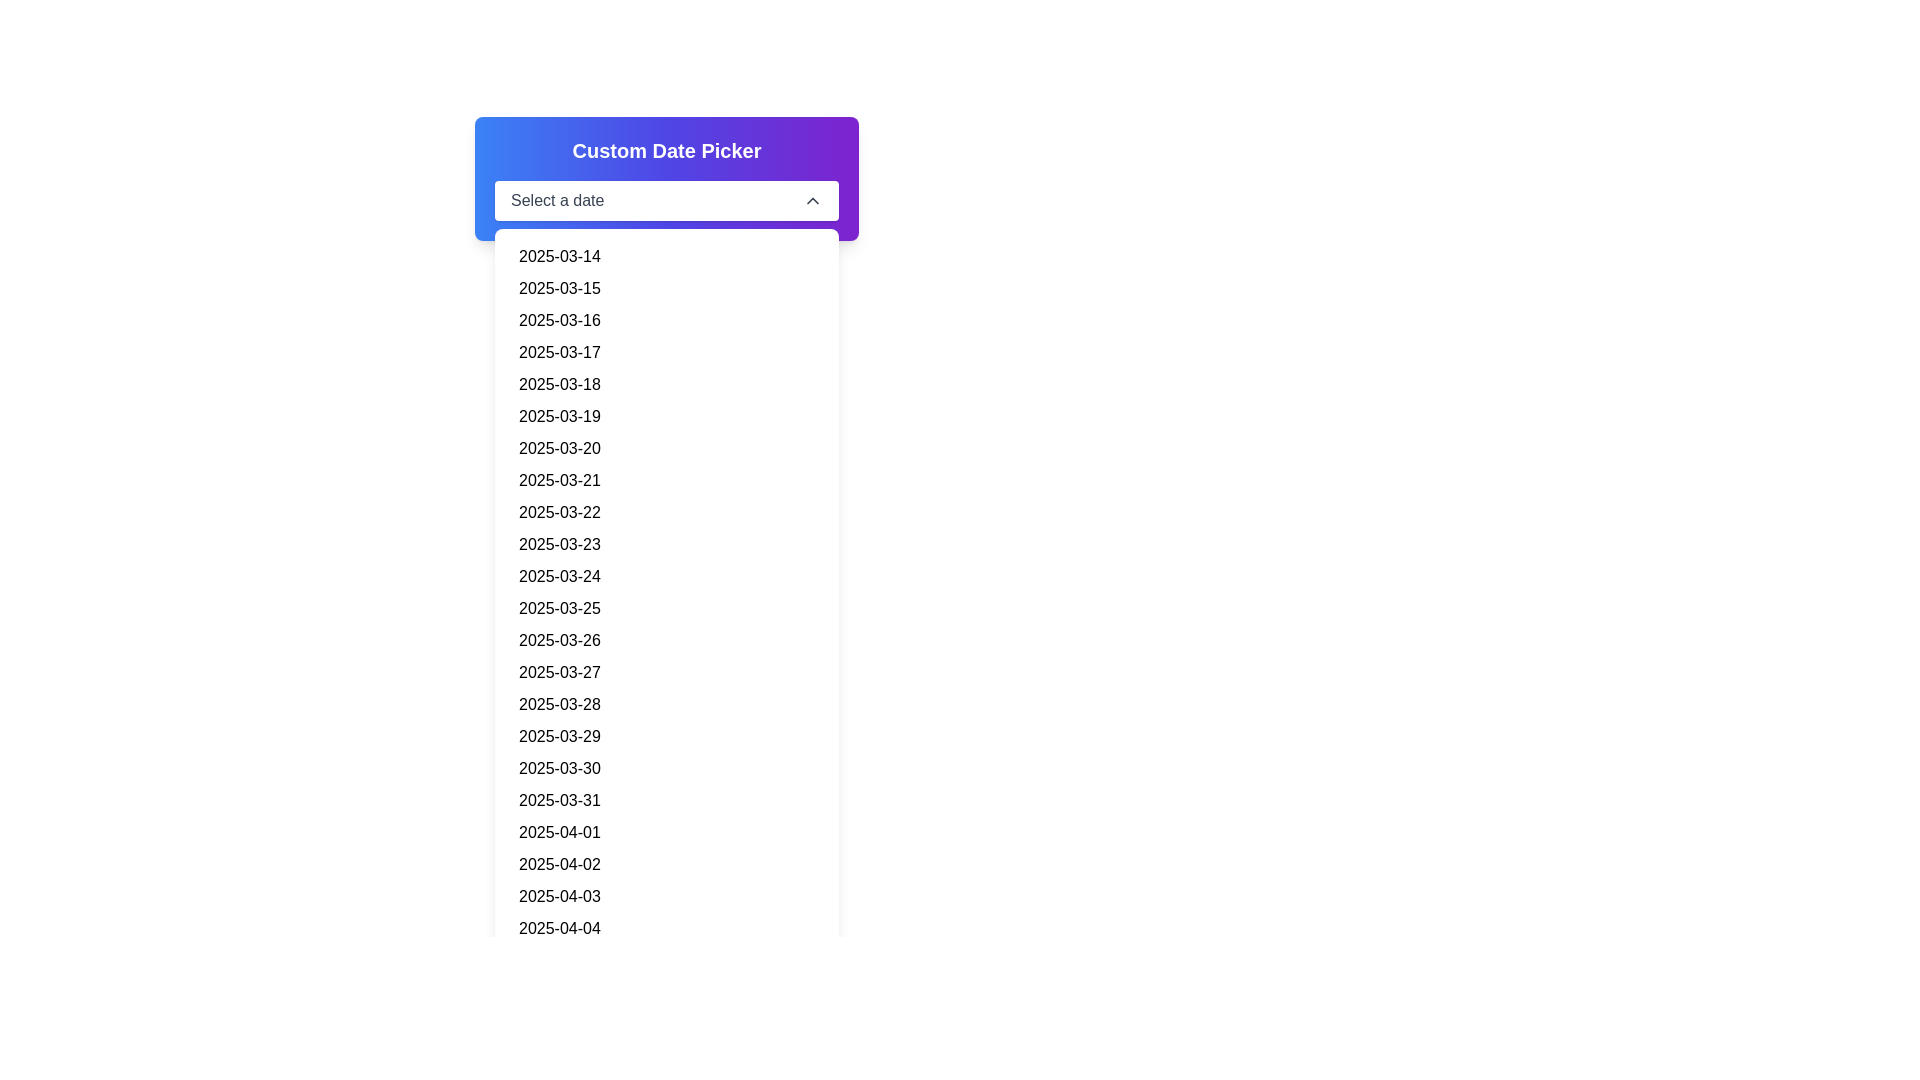 This screenshot has width=1920, height=1080. What do you see at coordinates (667, 704) in the screenshot?
I see `the List item displaying the date '2025-03-28' in the dropdown` at bounding box center [667, 704].